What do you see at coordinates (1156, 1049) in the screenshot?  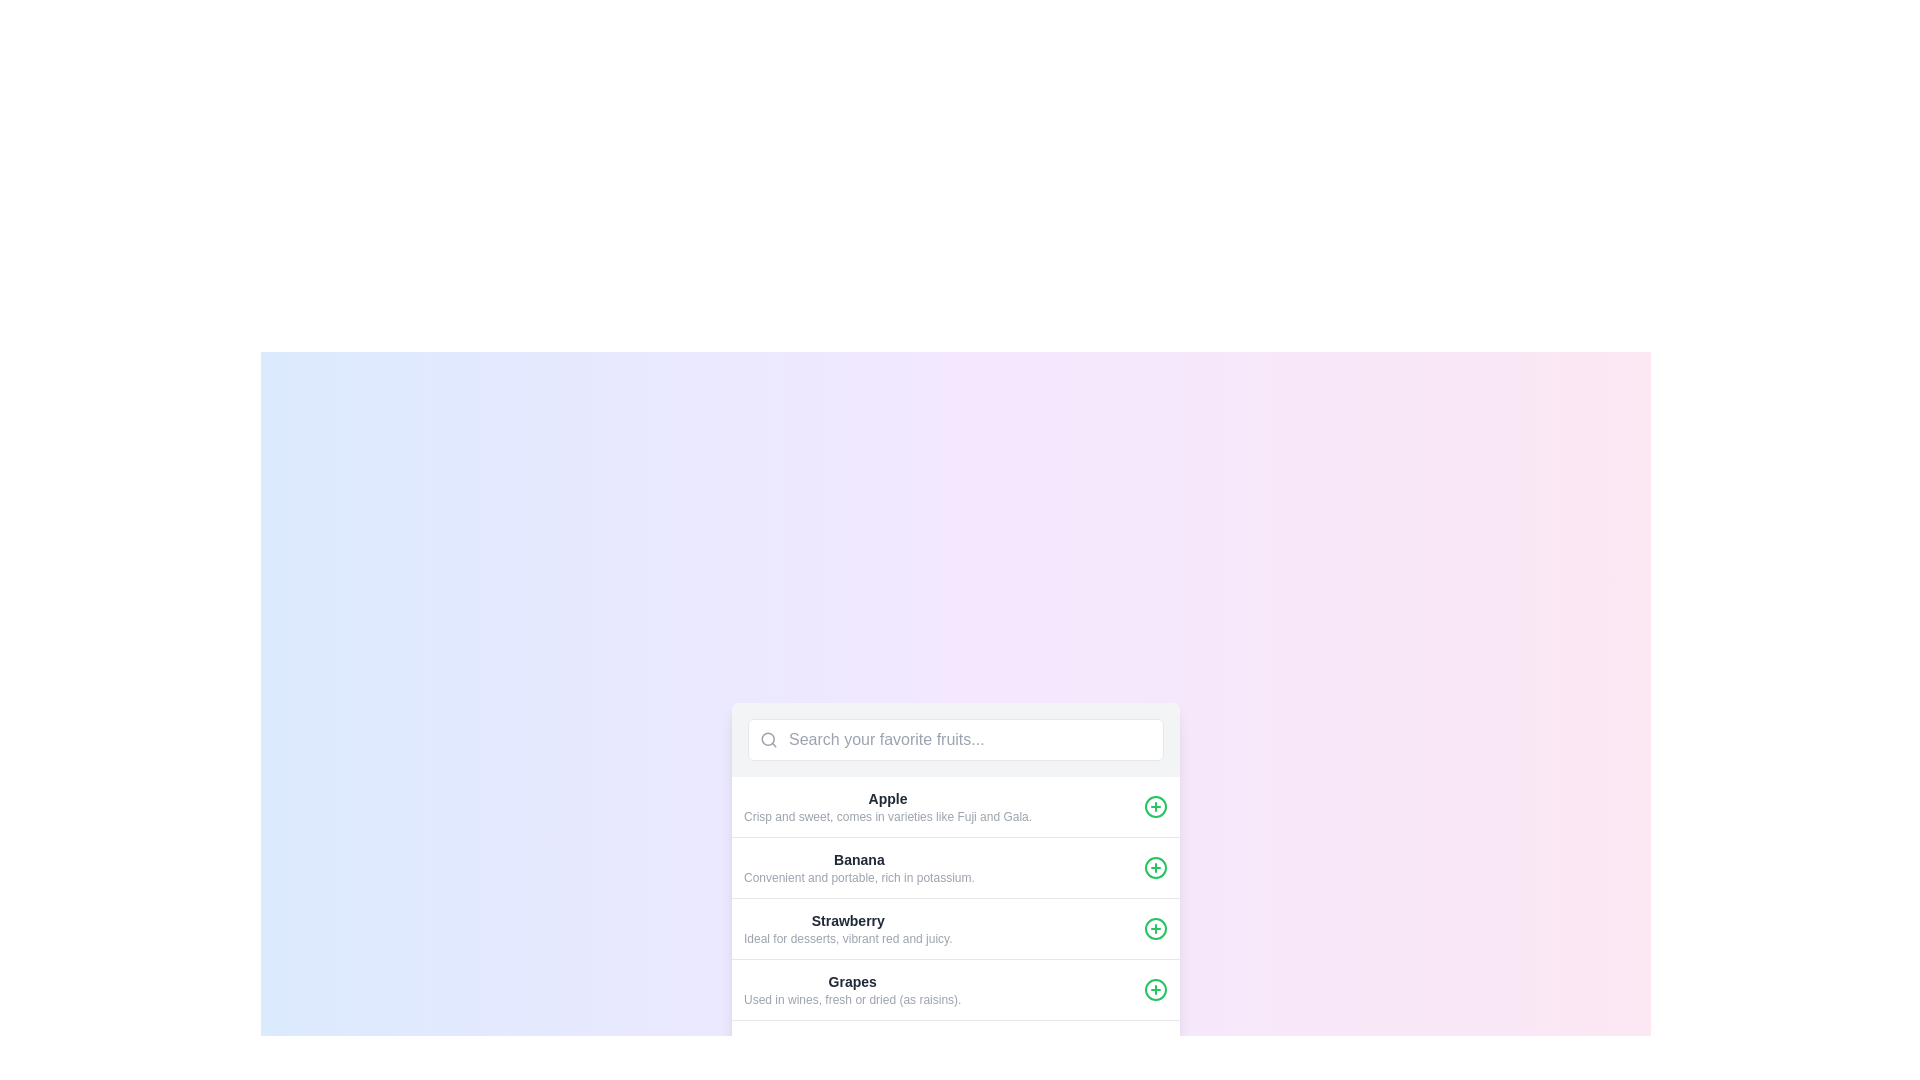 I see `the SVG Circle that represents the outer boundary of the plus icon button located at the bottom-right of the widget` at bounding box center [1156, 1049].